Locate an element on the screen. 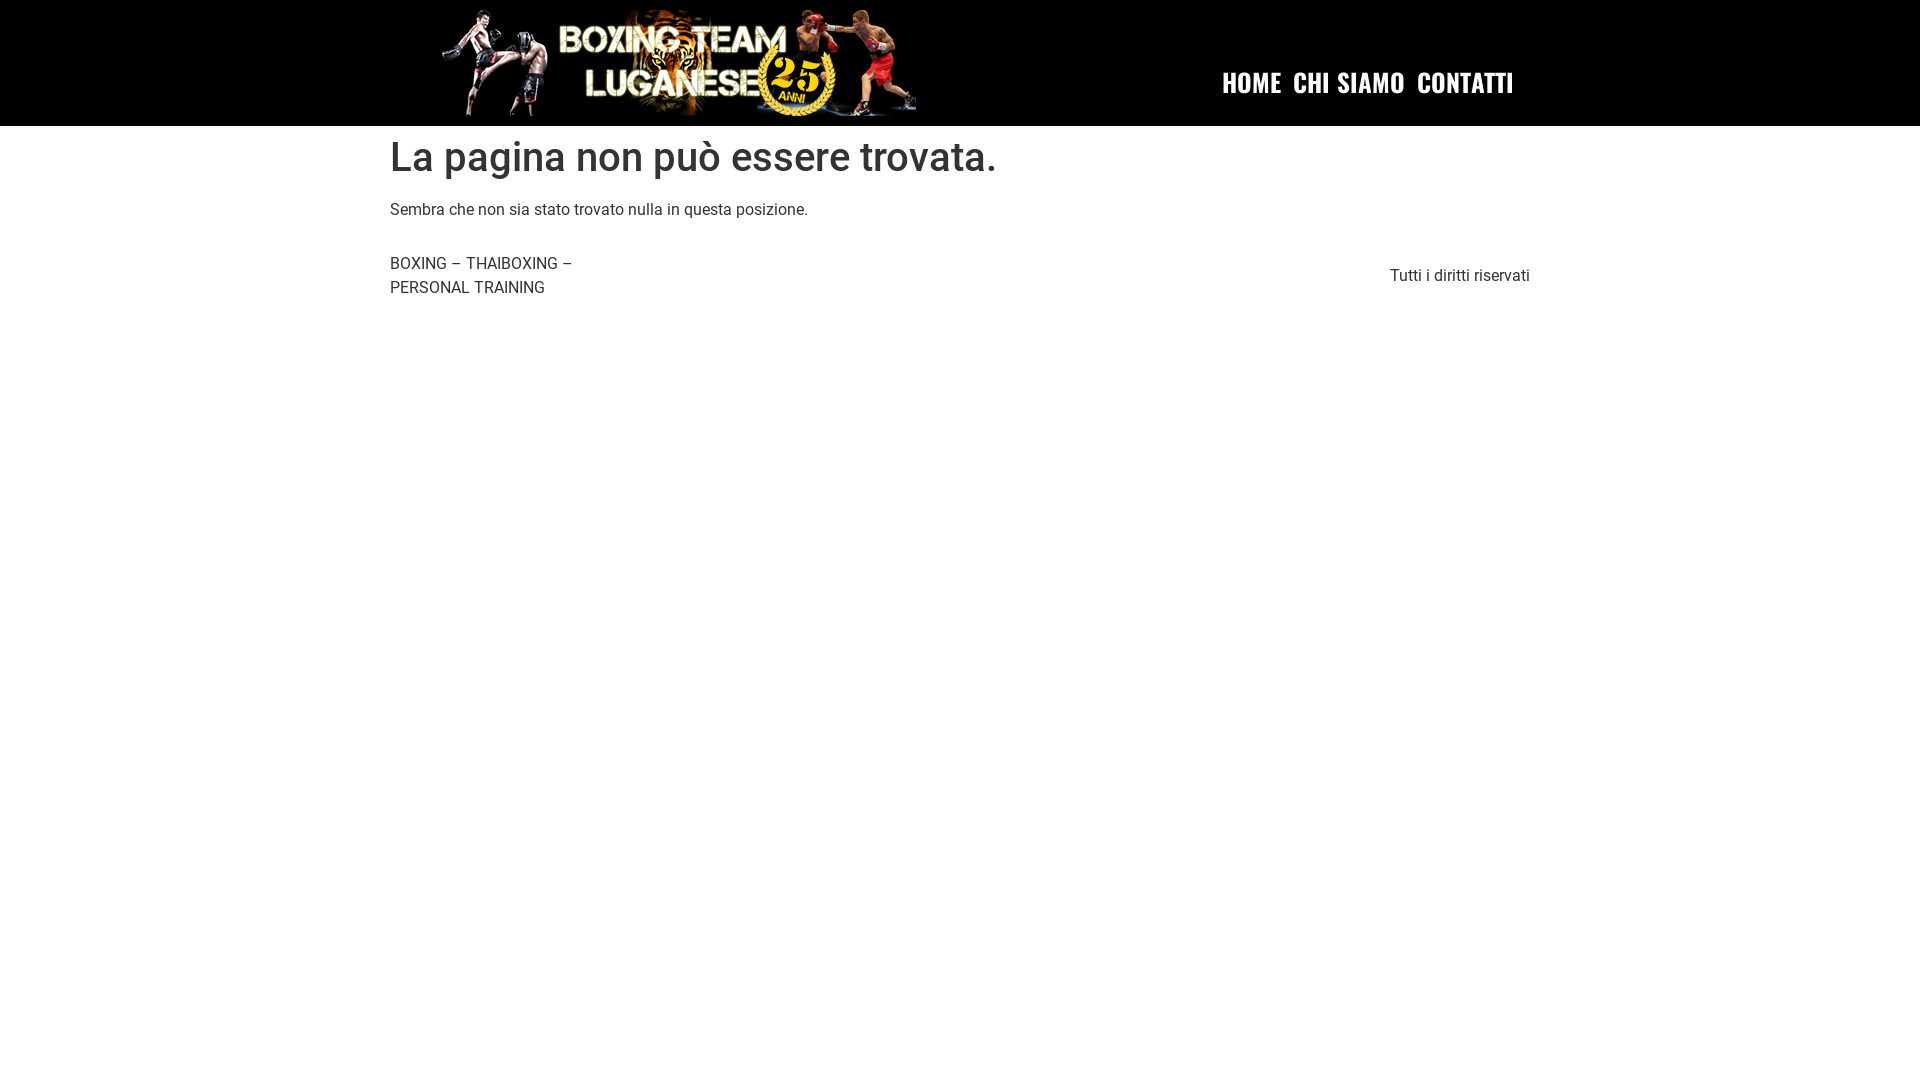  'CONTATTI' is located at coordinates (1465, 80).